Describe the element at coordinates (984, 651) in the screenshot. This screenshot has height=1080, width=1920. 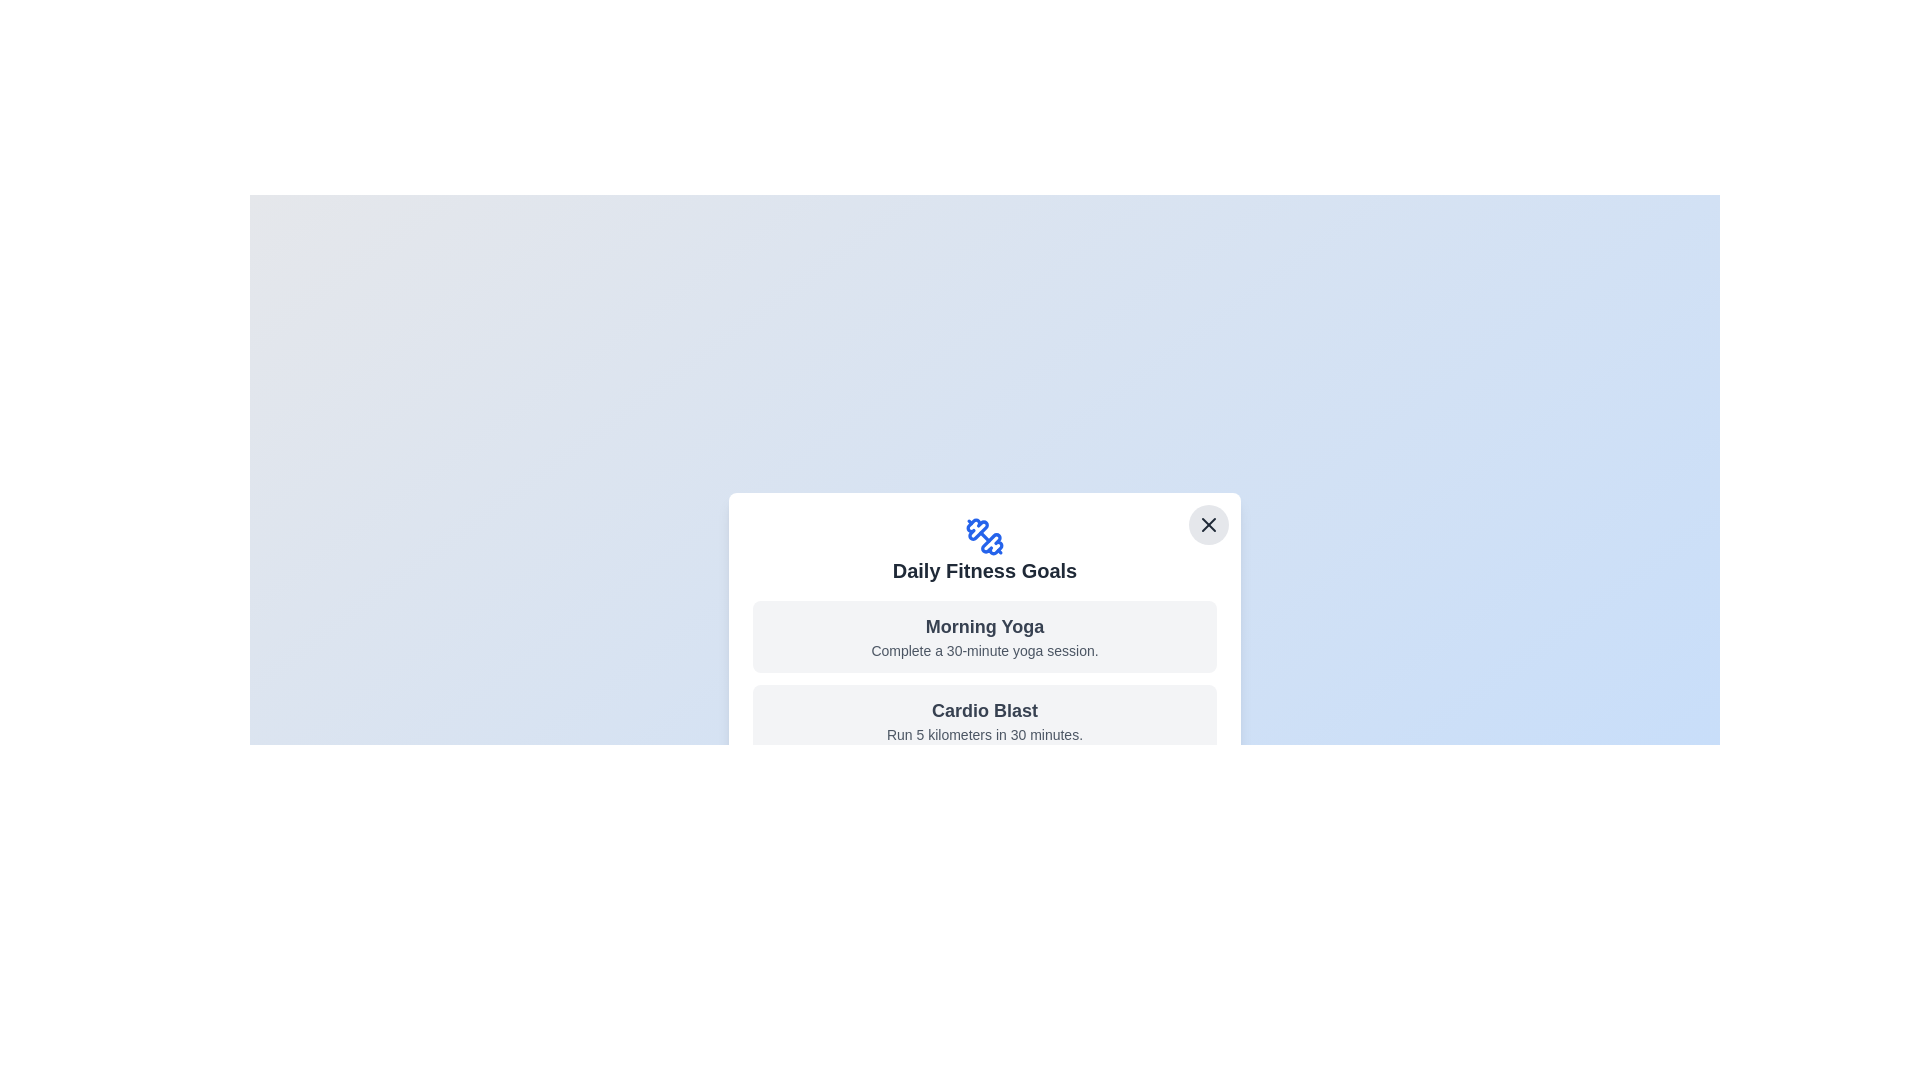
I see `the Text Label that provides details about the 'Morning Yoga' task, which is centrally aligned below the 'Morning Yoga' heading in the 'Daily Fitness Goals' interface` at that location.